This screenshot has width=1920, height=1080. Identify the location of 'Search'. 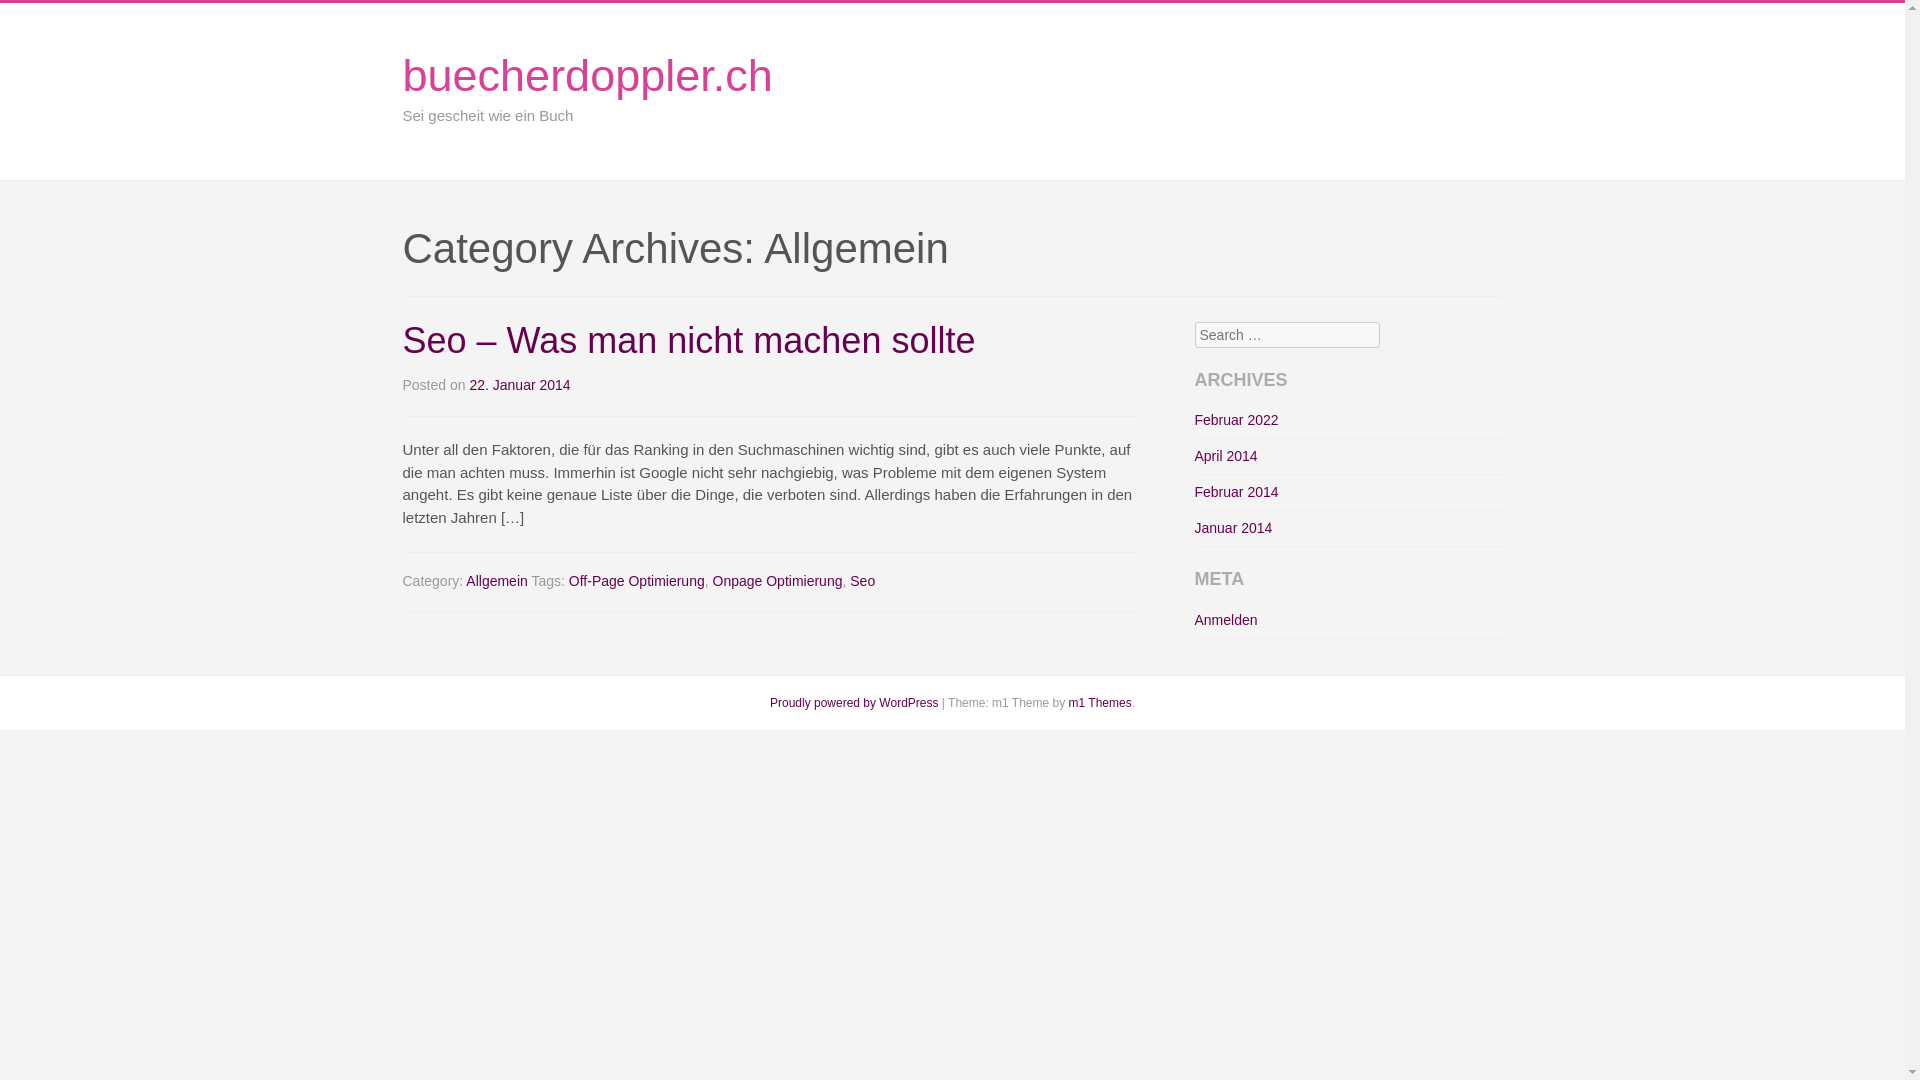
(43, 19).